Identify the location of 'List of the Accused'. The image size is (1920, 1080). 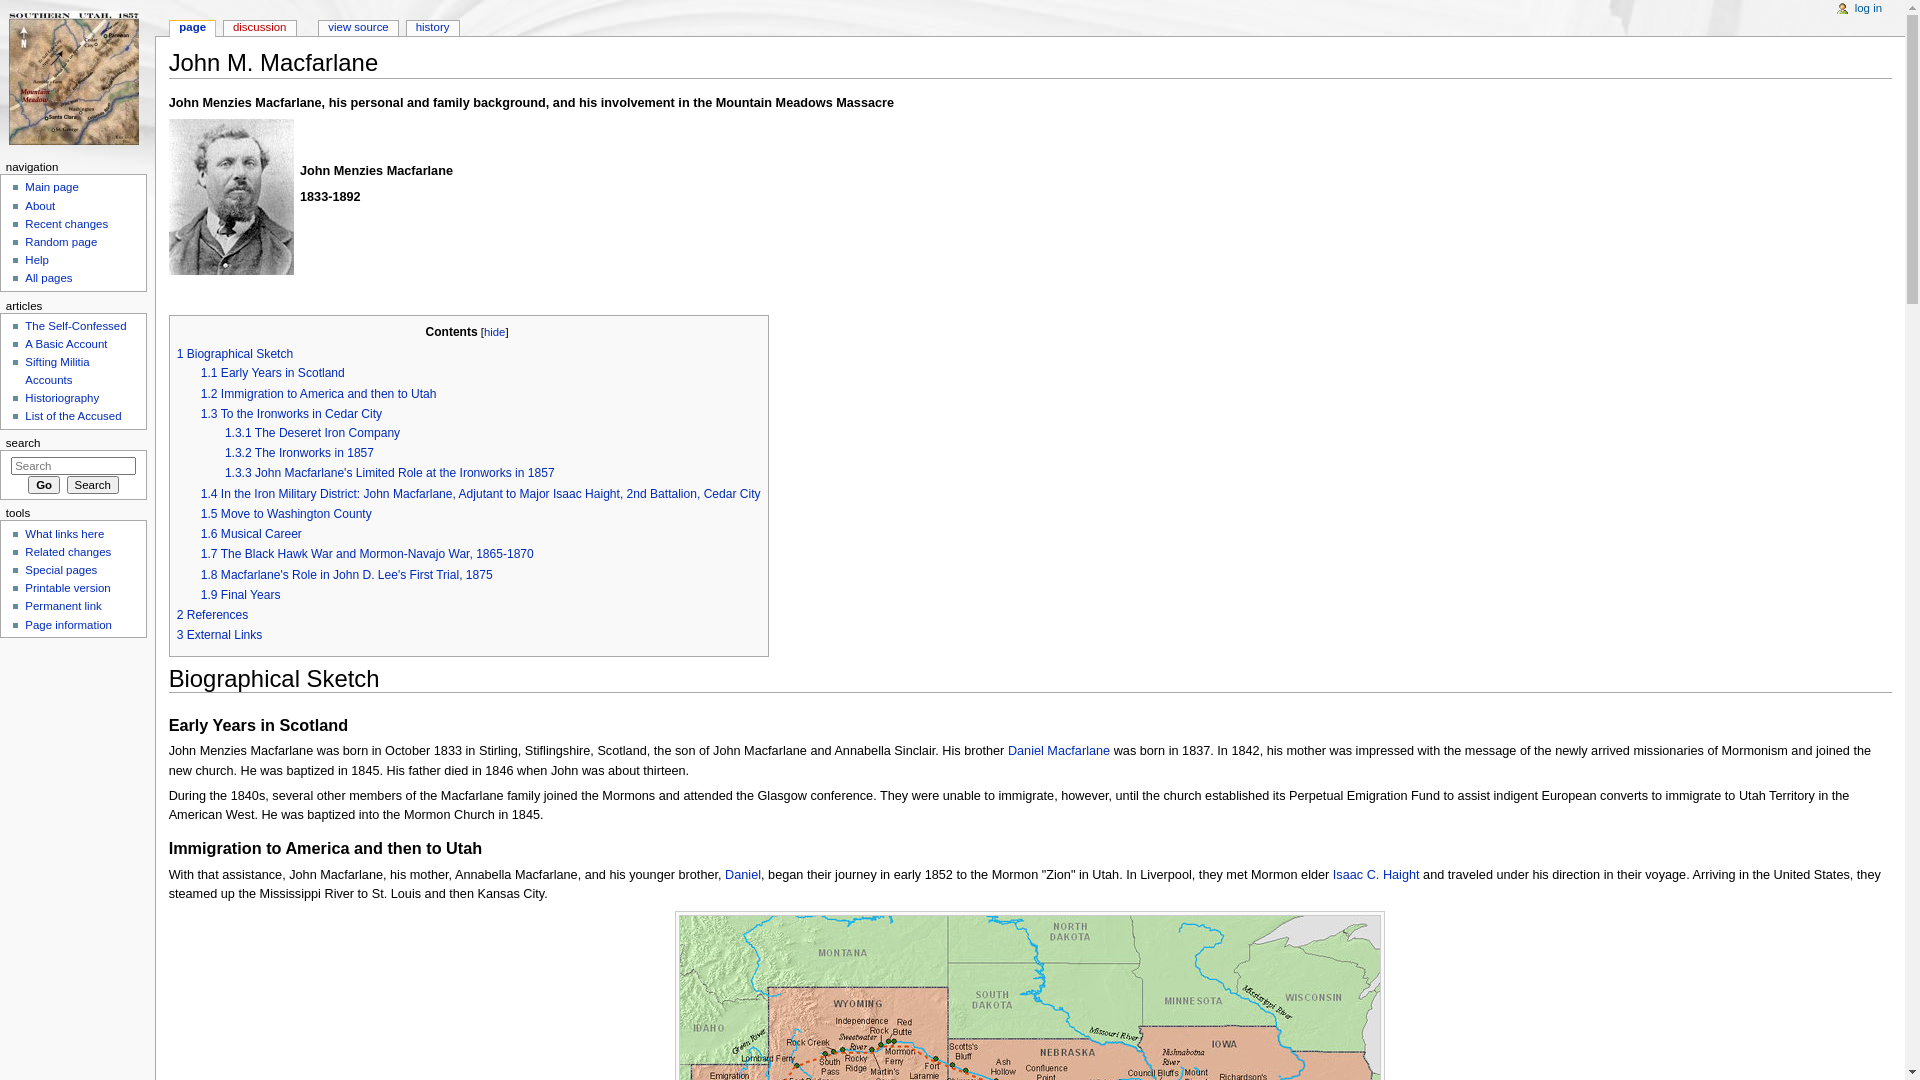
(72, 415).